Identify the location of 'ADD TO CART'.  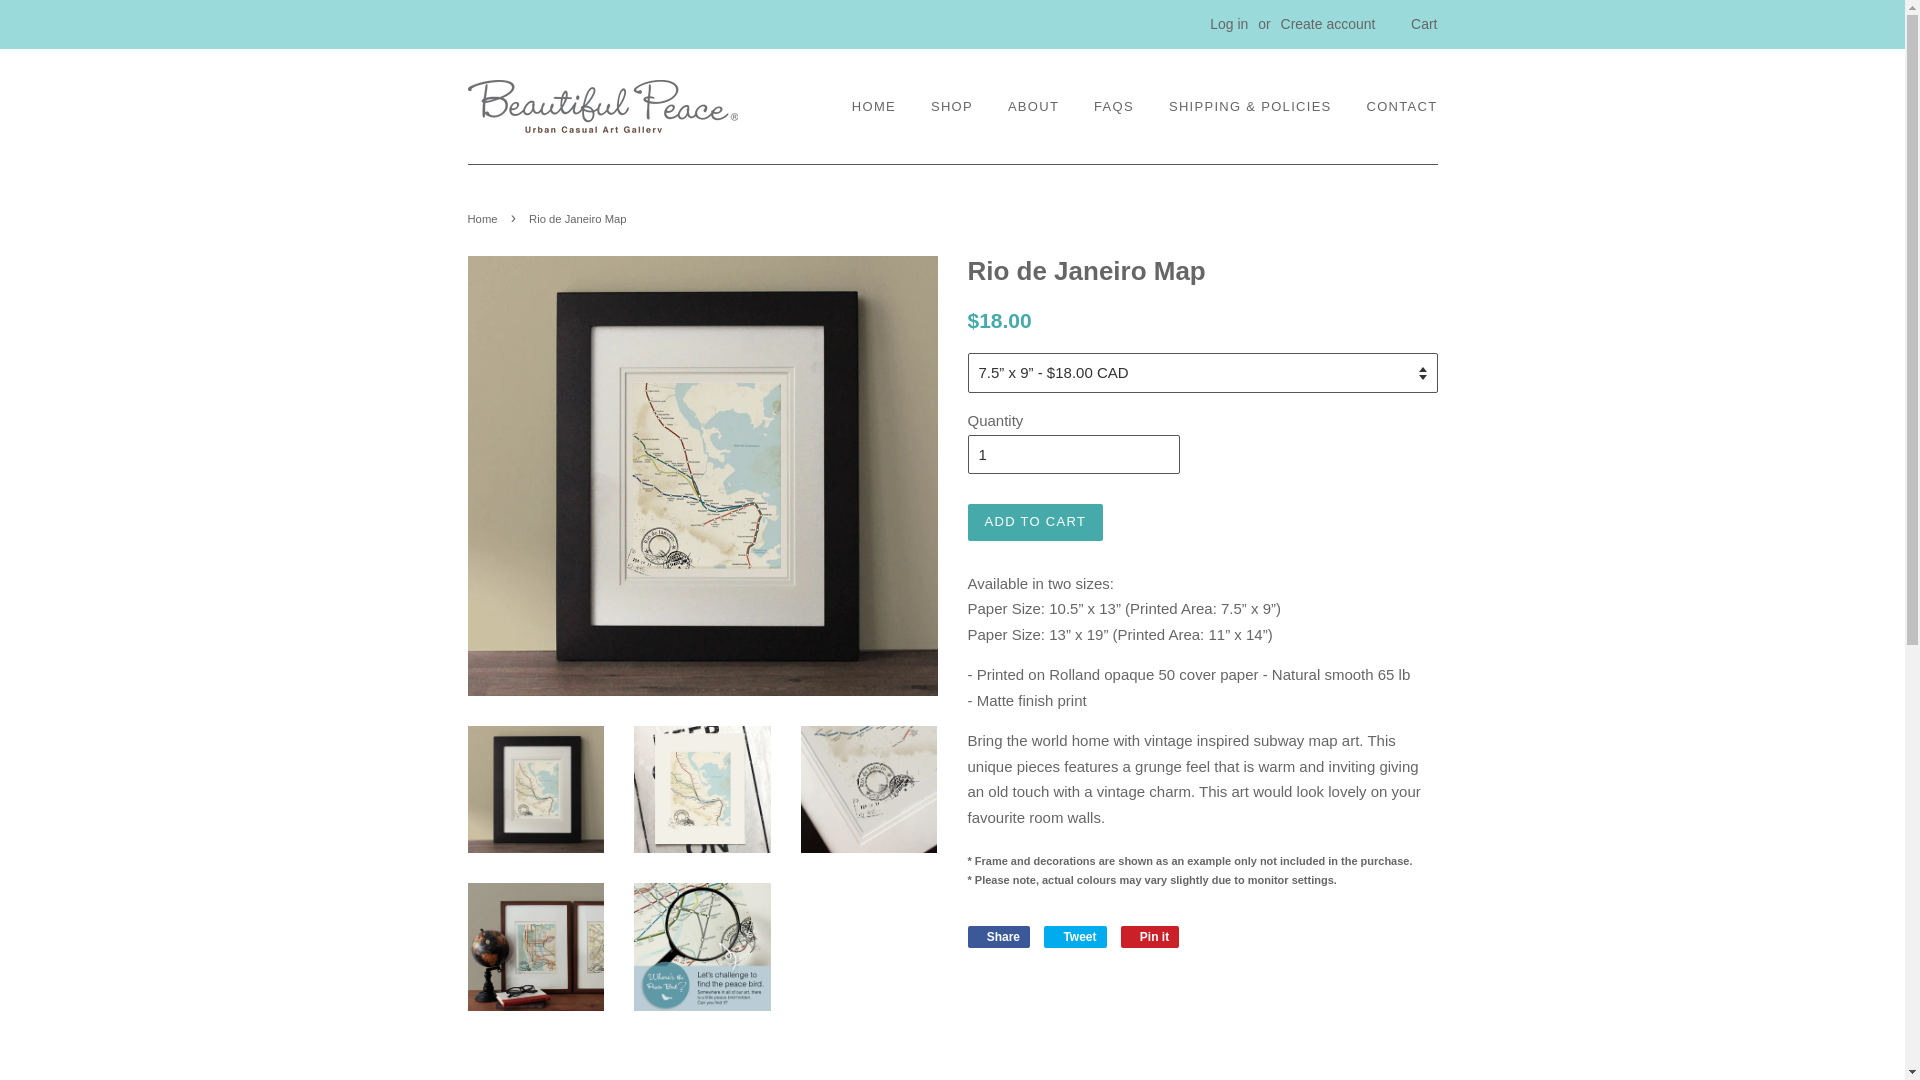
(1036, 520).